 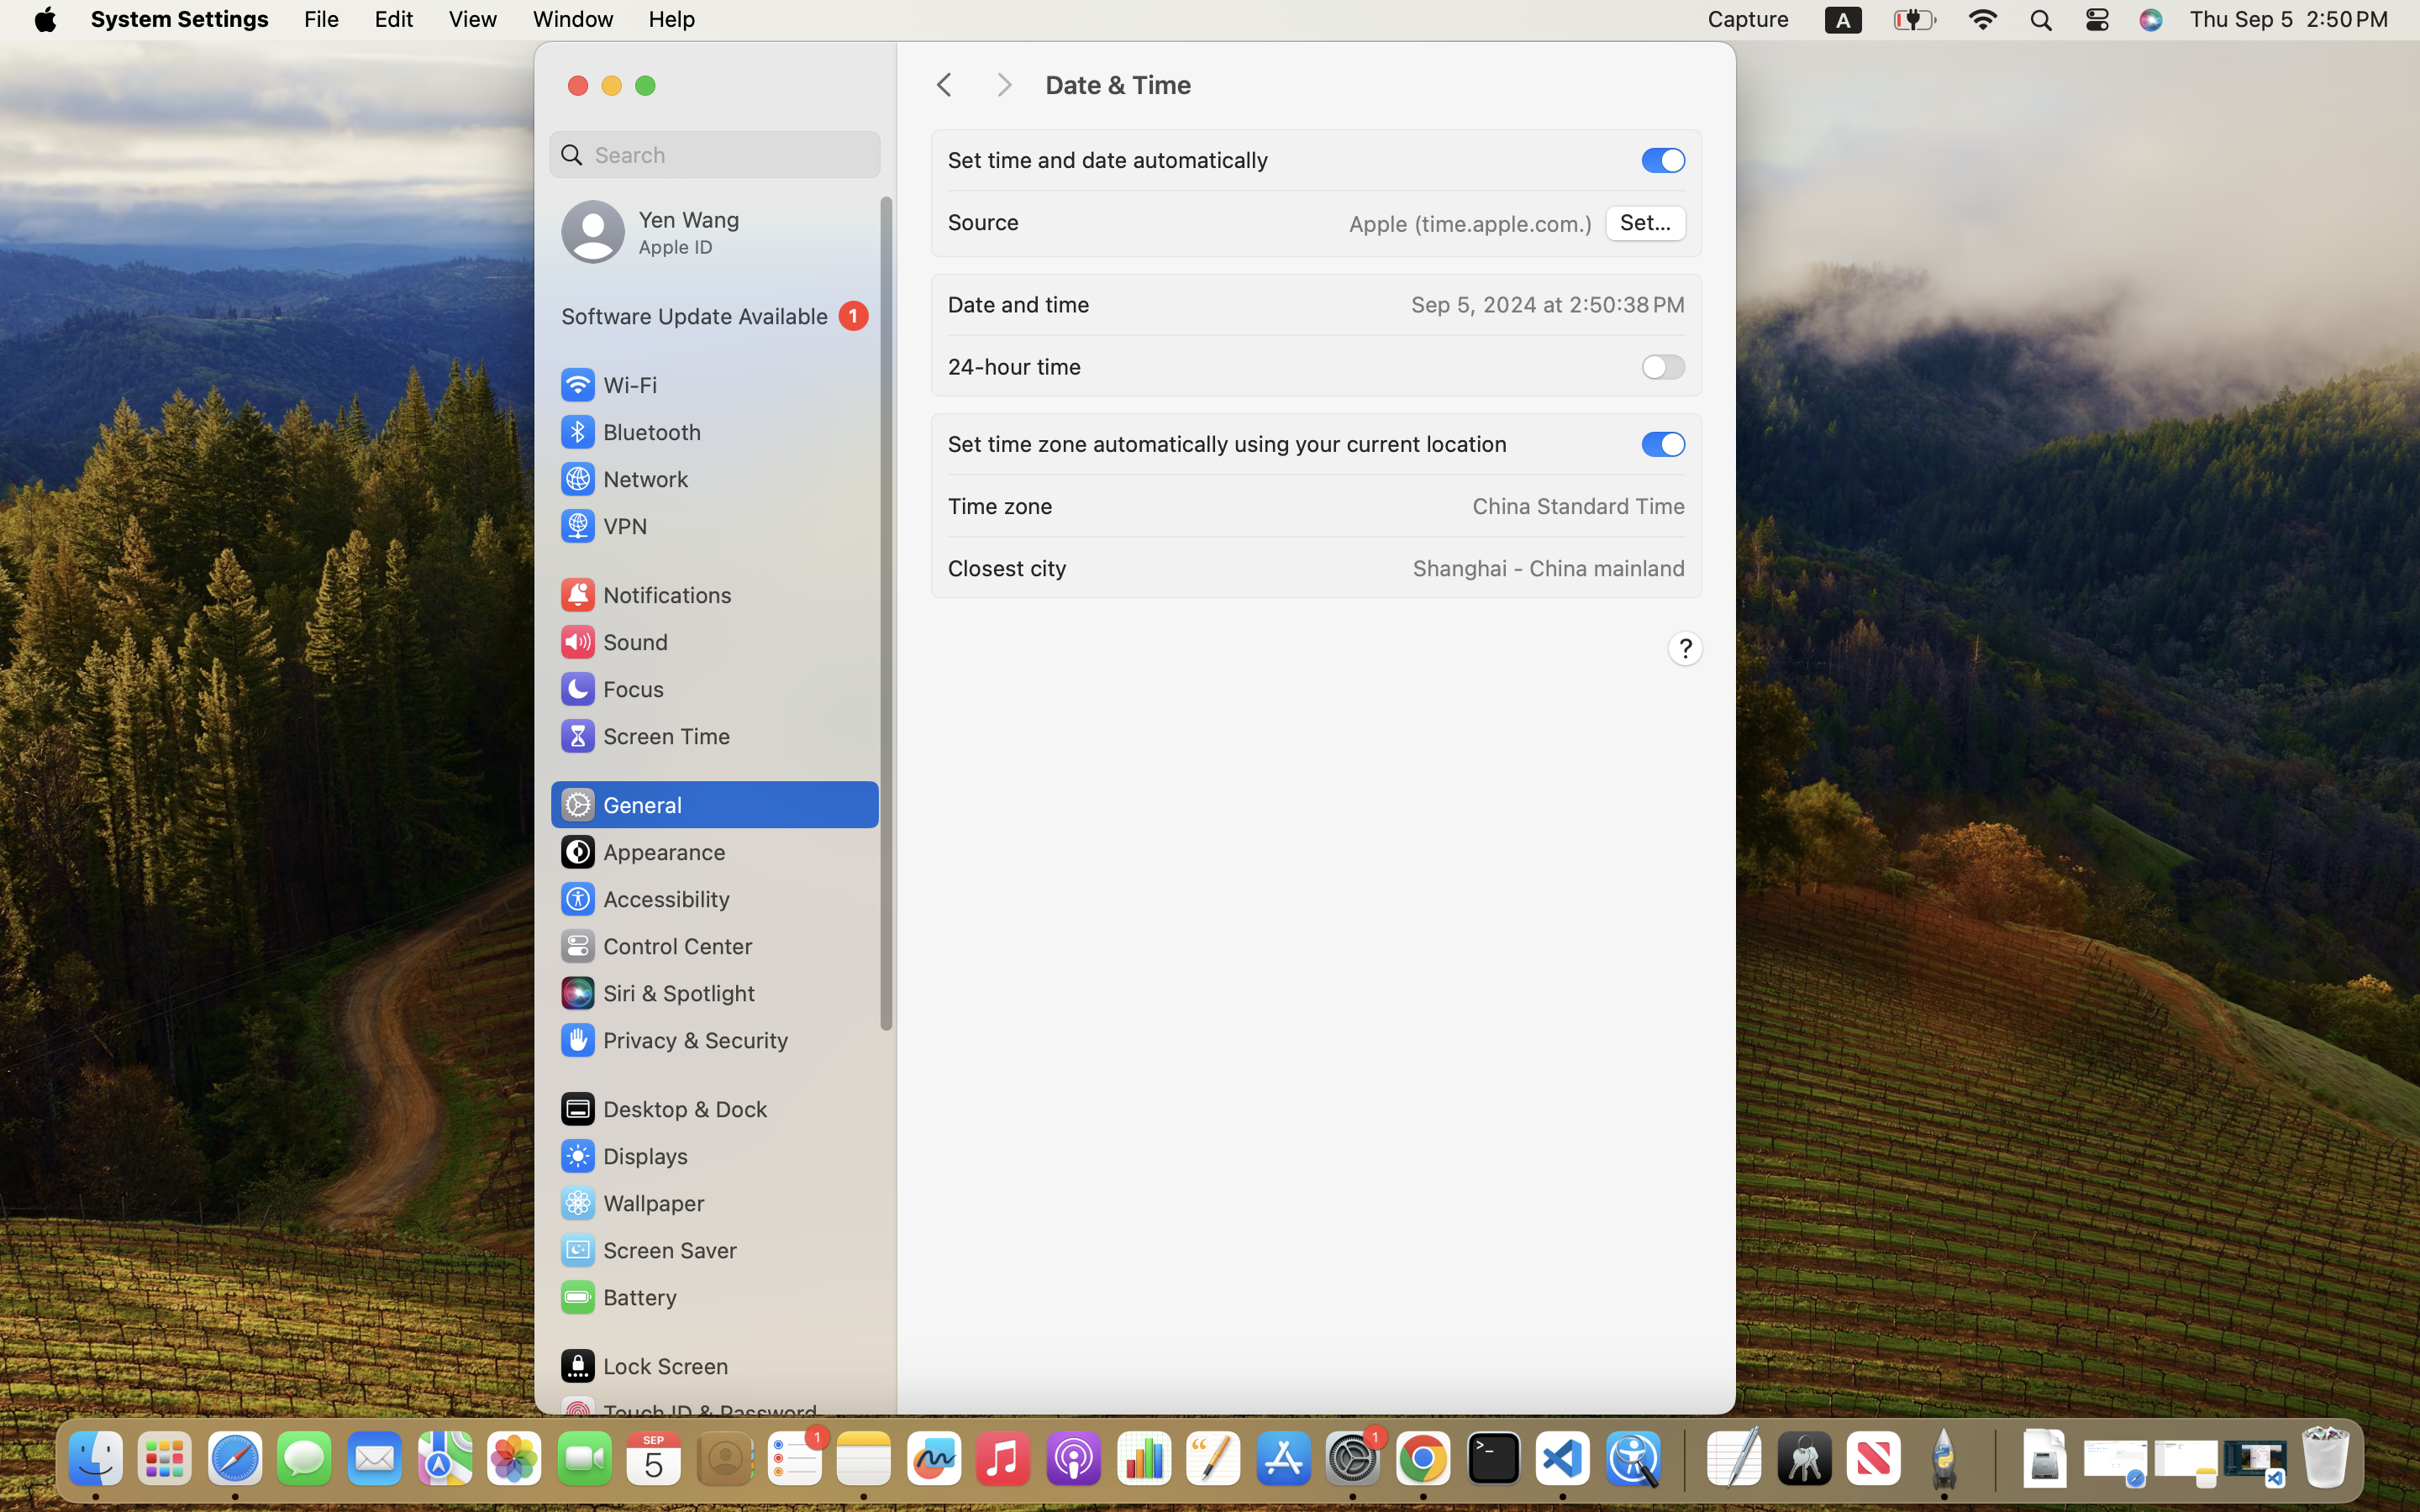 I want to click on 'Yen Wang, Apple ID', so click(x=650, y=230).